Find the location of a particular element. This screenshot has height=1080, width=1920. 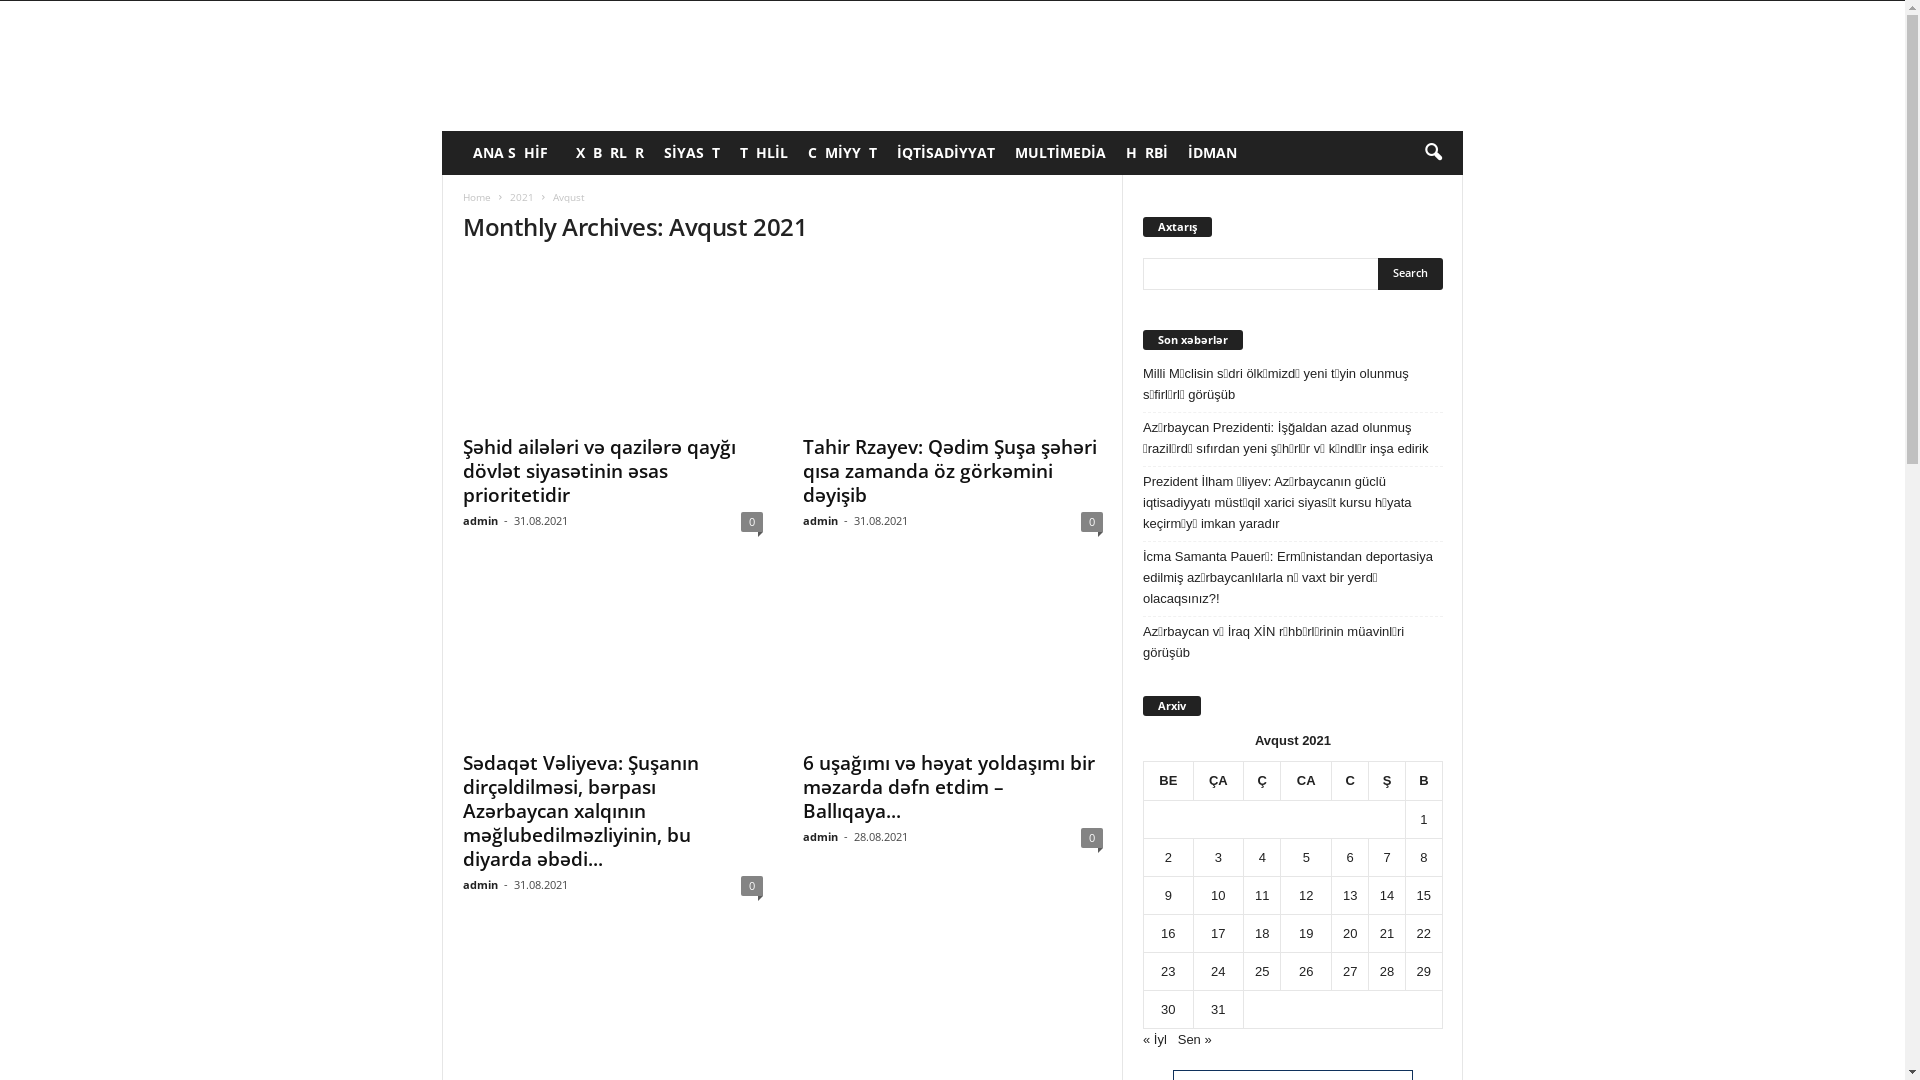

'13' is located at coordinates (1349, 894).